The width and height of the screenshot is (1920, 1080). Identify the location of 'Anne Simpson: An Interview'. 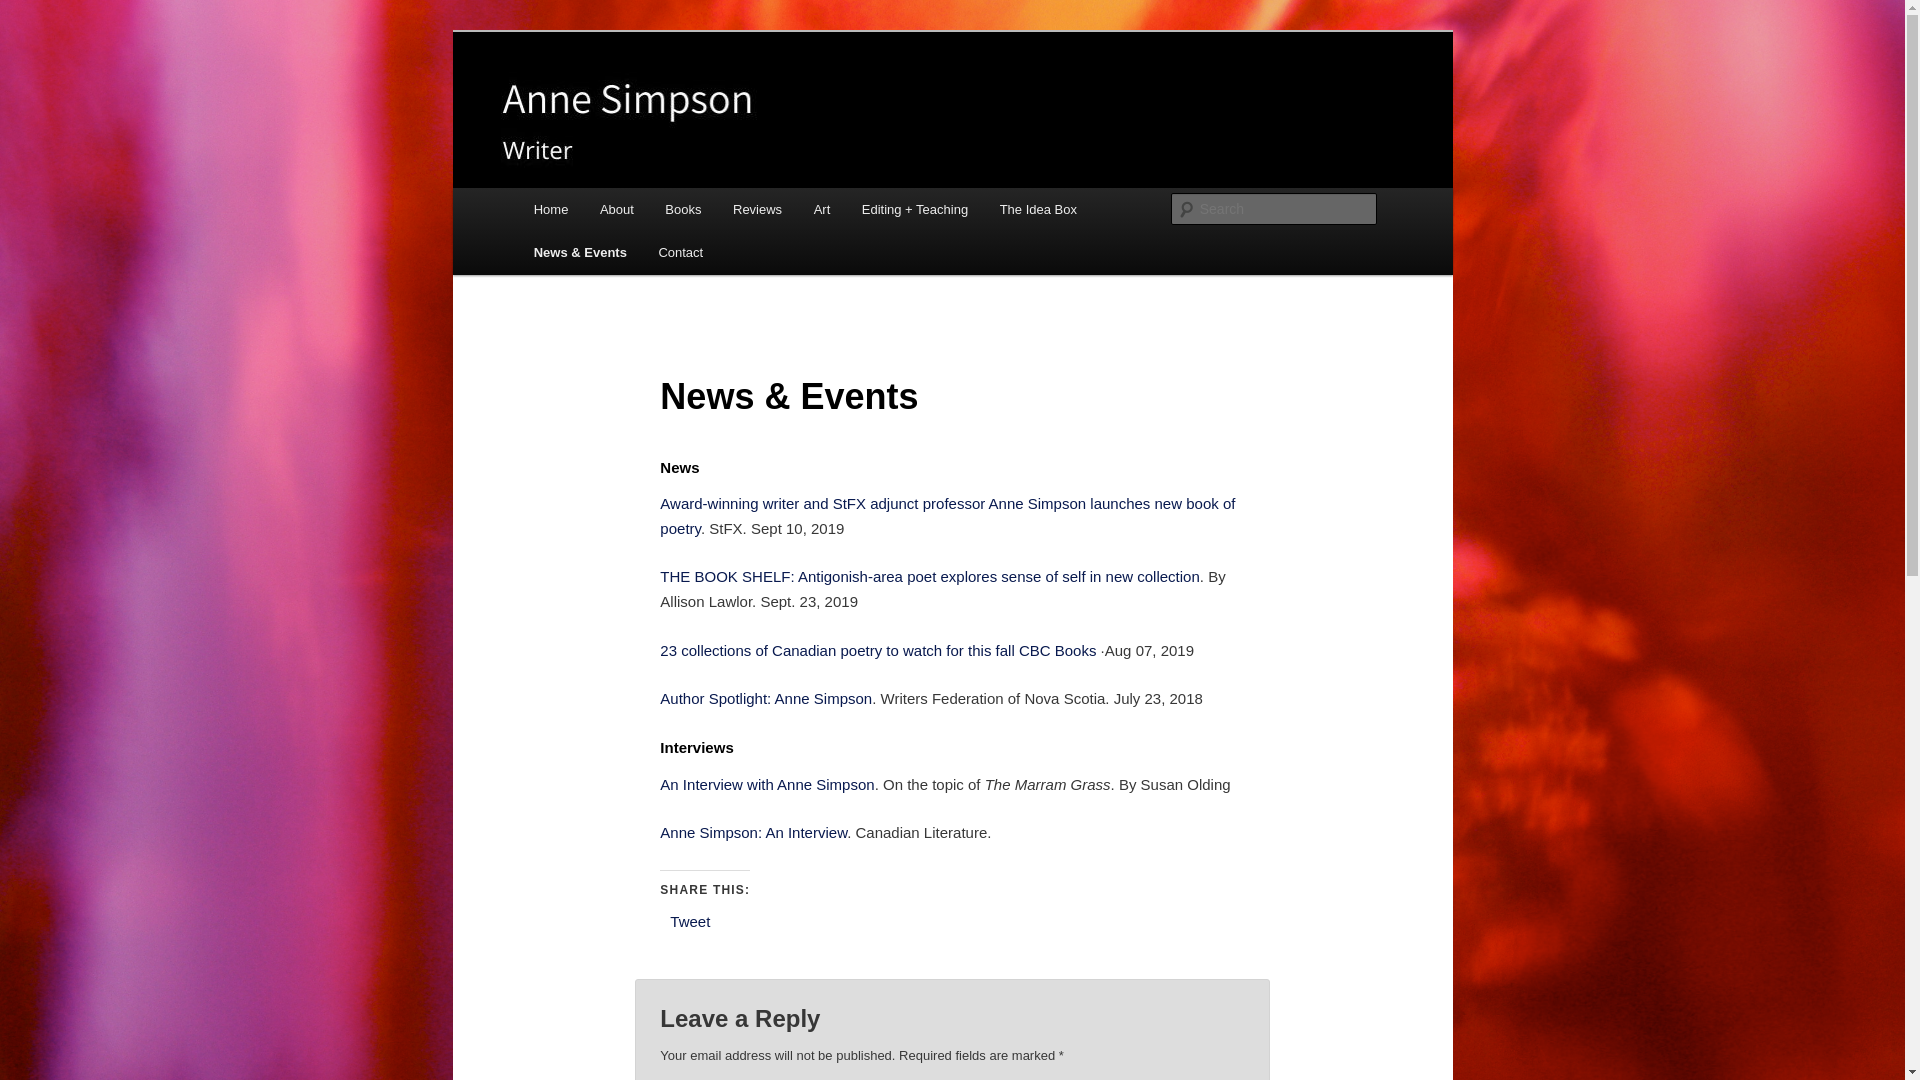
(752, 832).